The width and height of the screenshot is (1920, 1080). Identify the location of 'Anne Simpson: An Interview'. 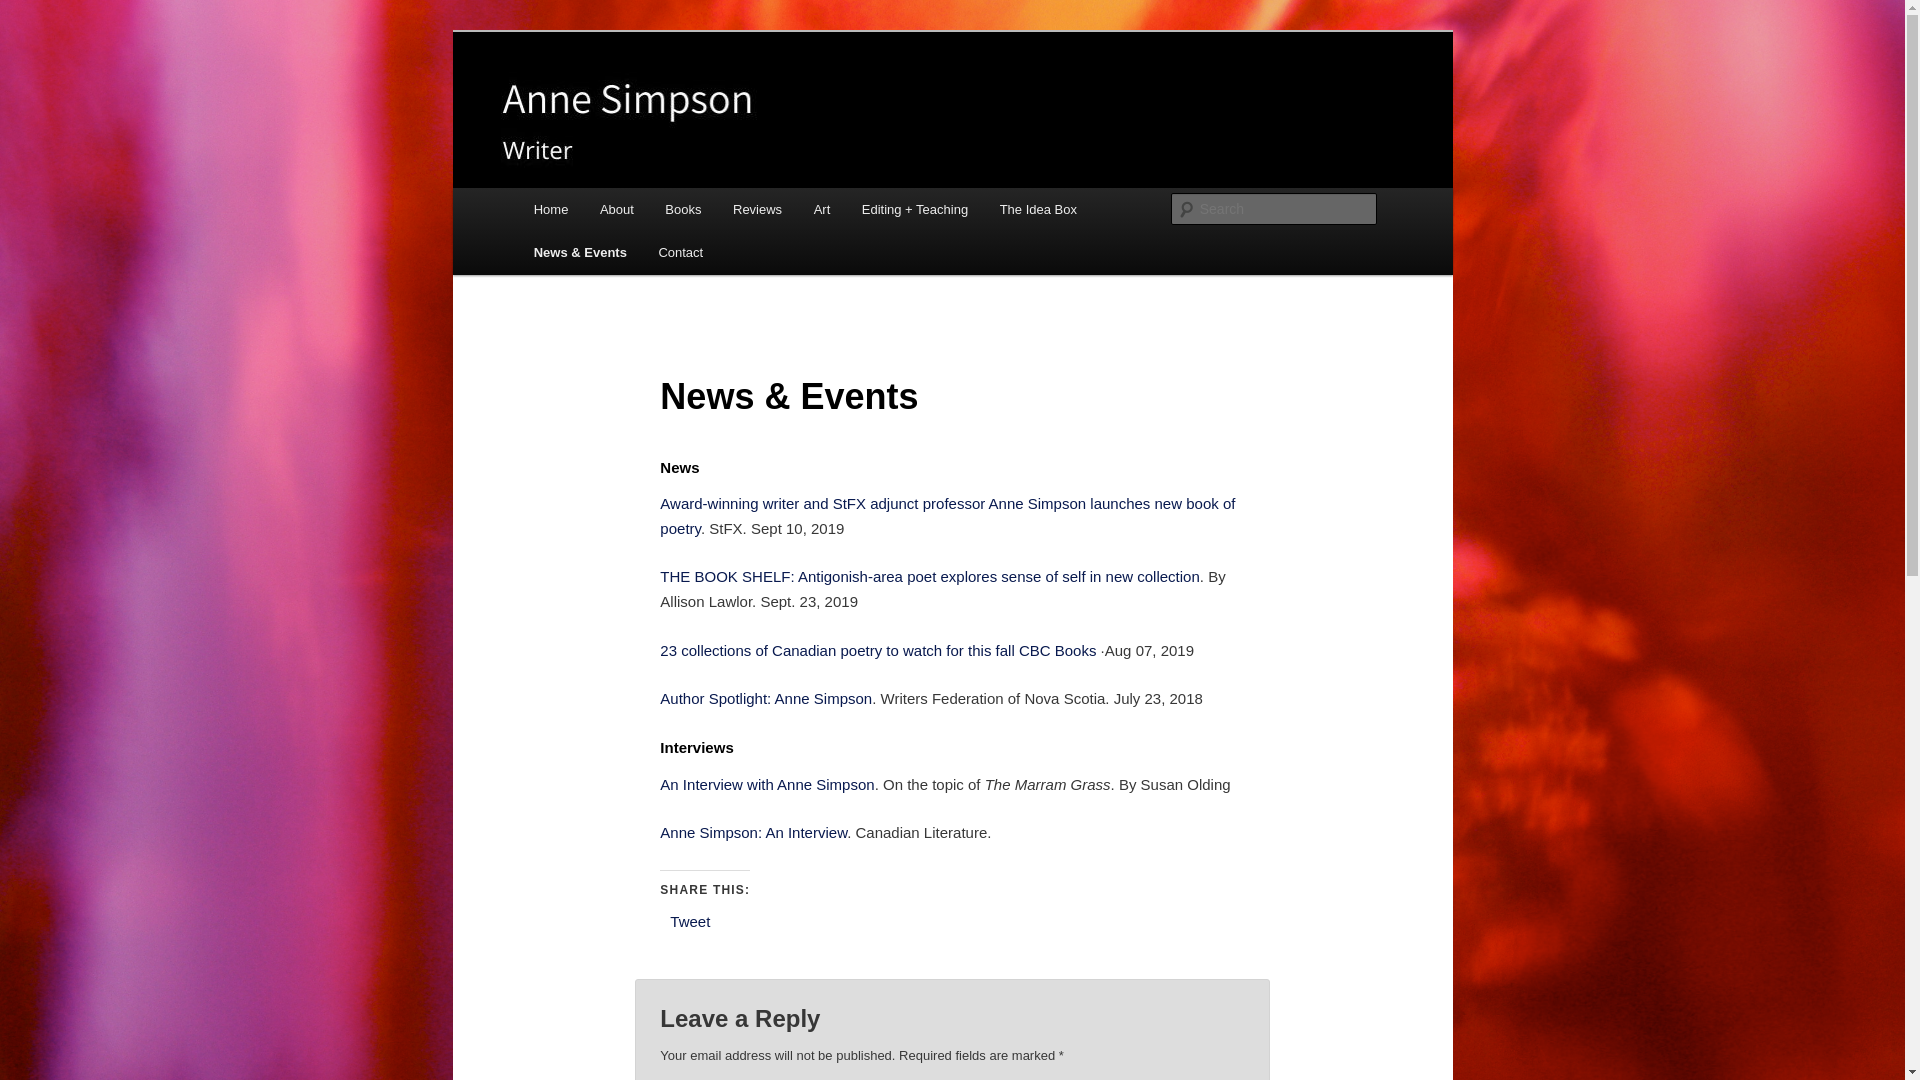
(752, 832).